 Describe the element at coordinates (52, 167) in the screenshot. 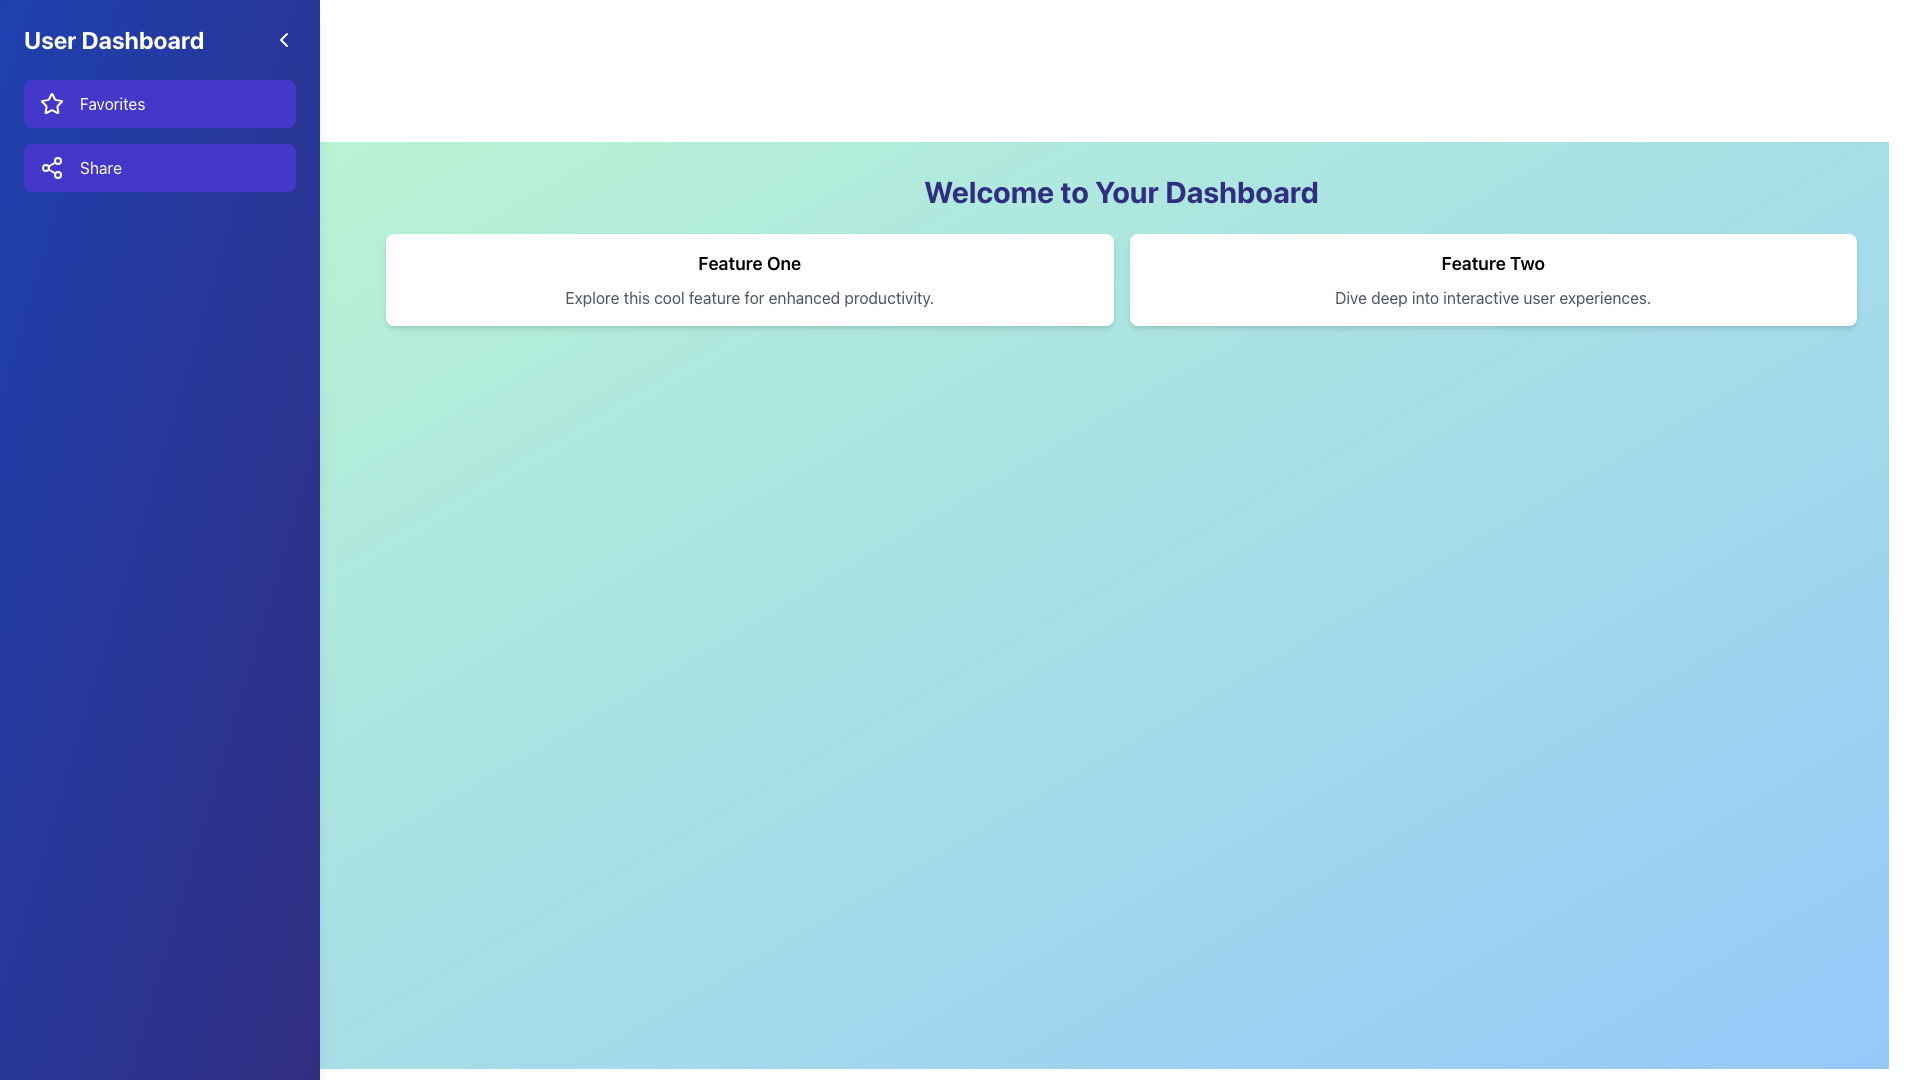

I see `the 'Share' icon located in the left panel navigation menu` at that location.